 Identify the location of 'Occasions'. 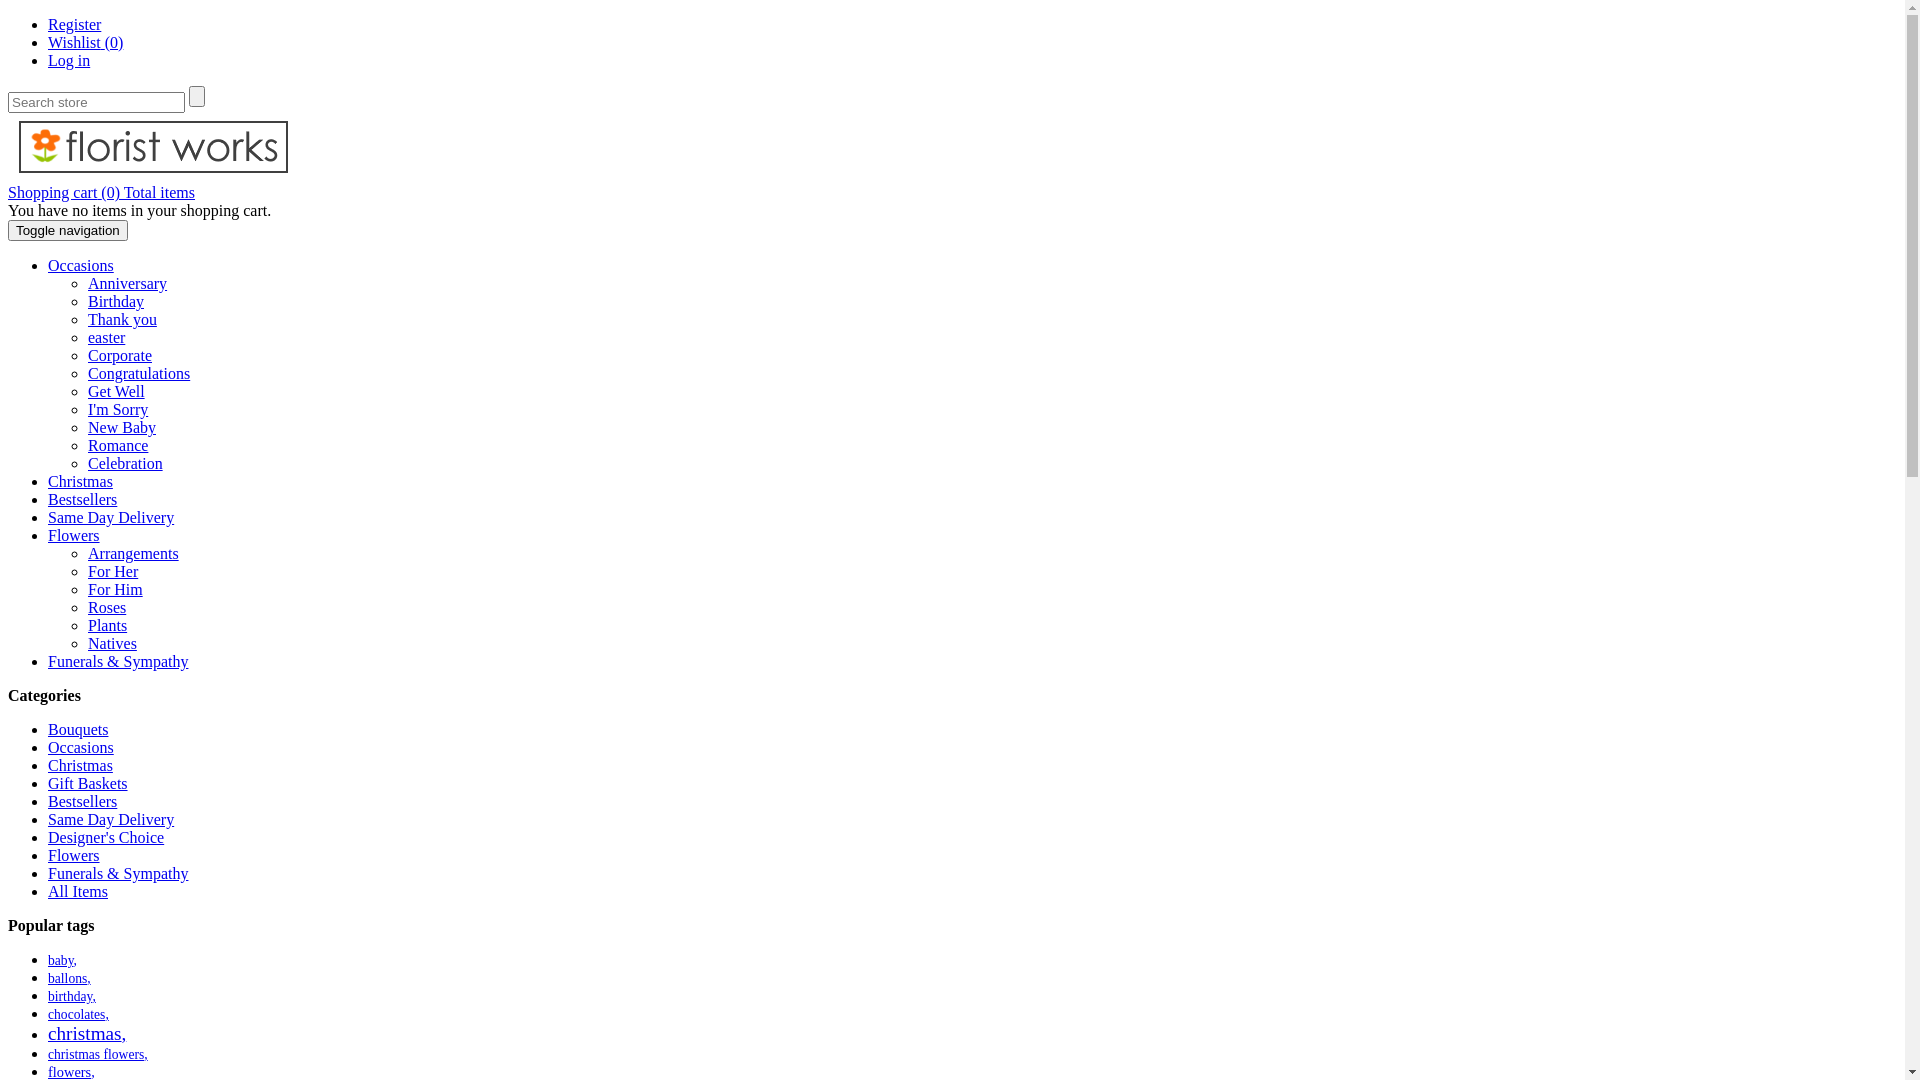
(80, 747).